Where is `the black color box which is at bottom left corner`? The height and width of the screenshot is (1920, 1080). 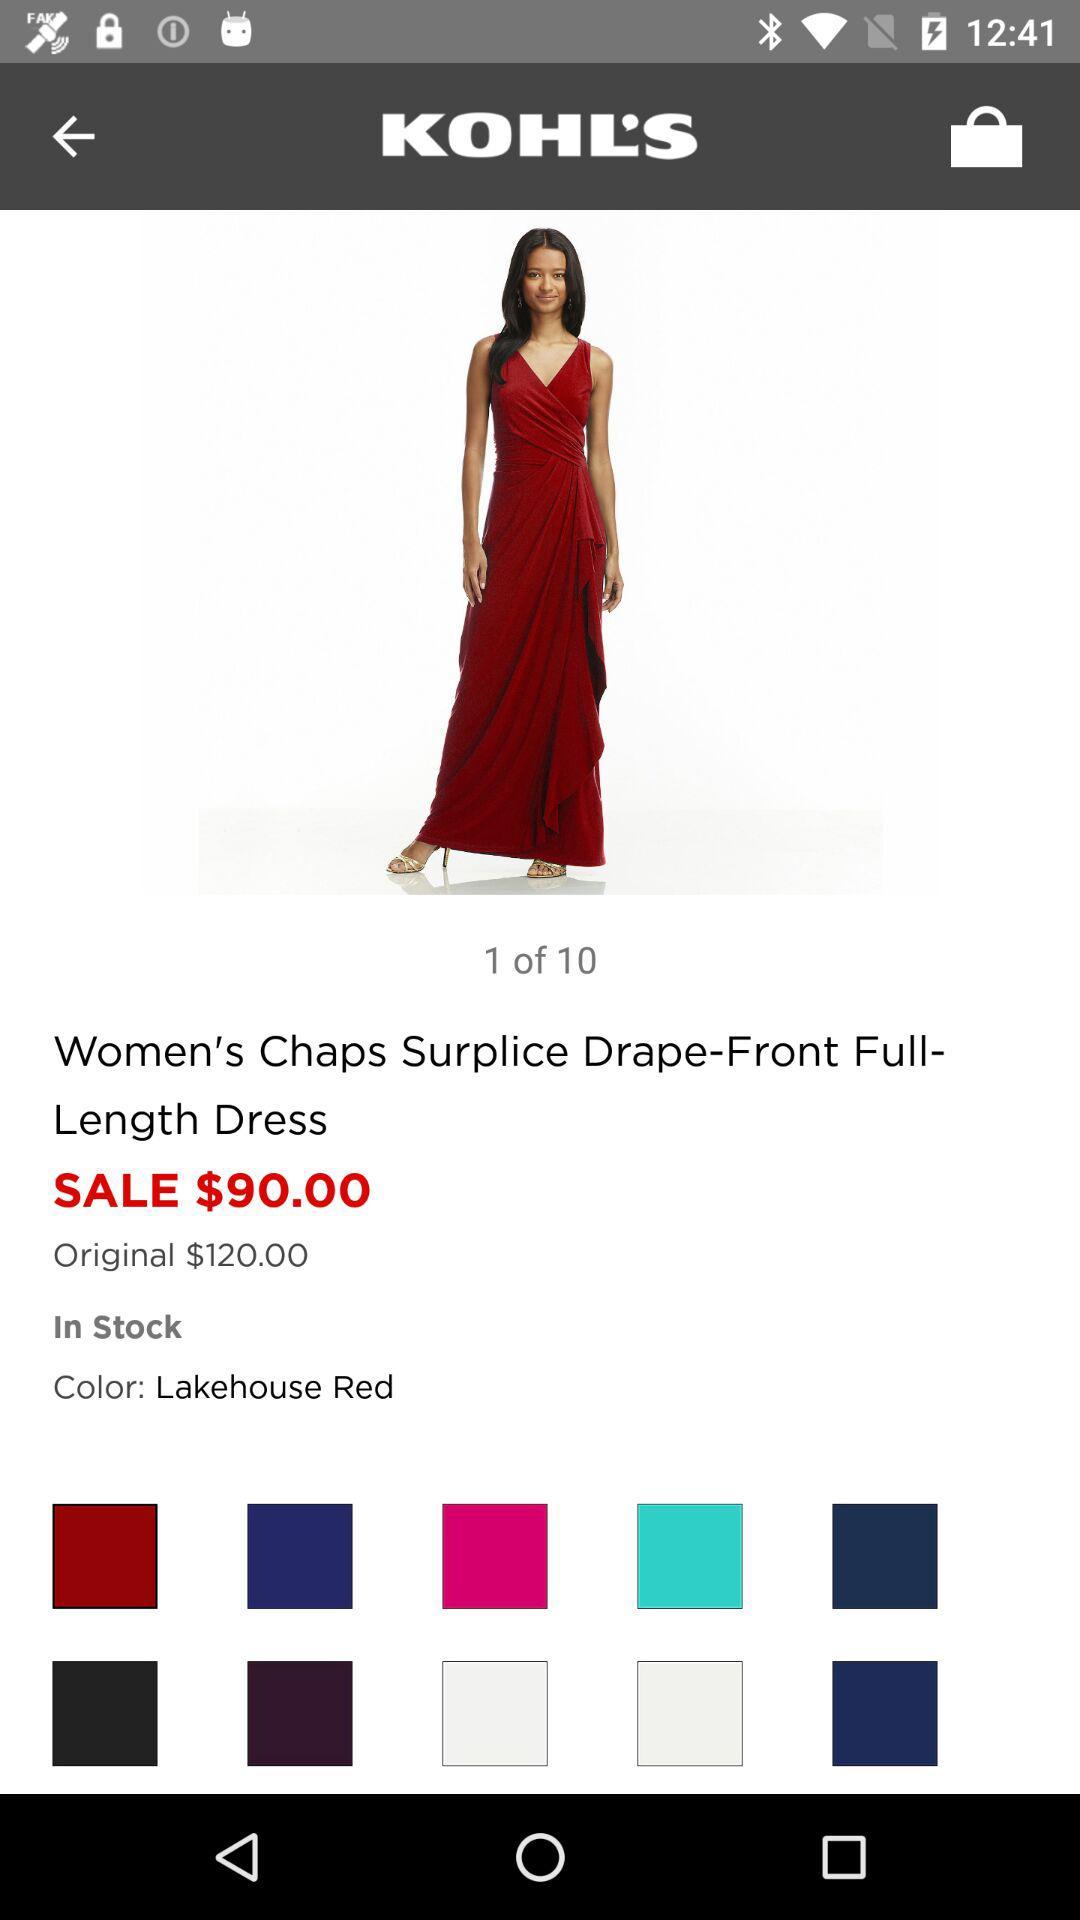
the black color box which is at bottom left corner is located at coordinates (105, 1712).